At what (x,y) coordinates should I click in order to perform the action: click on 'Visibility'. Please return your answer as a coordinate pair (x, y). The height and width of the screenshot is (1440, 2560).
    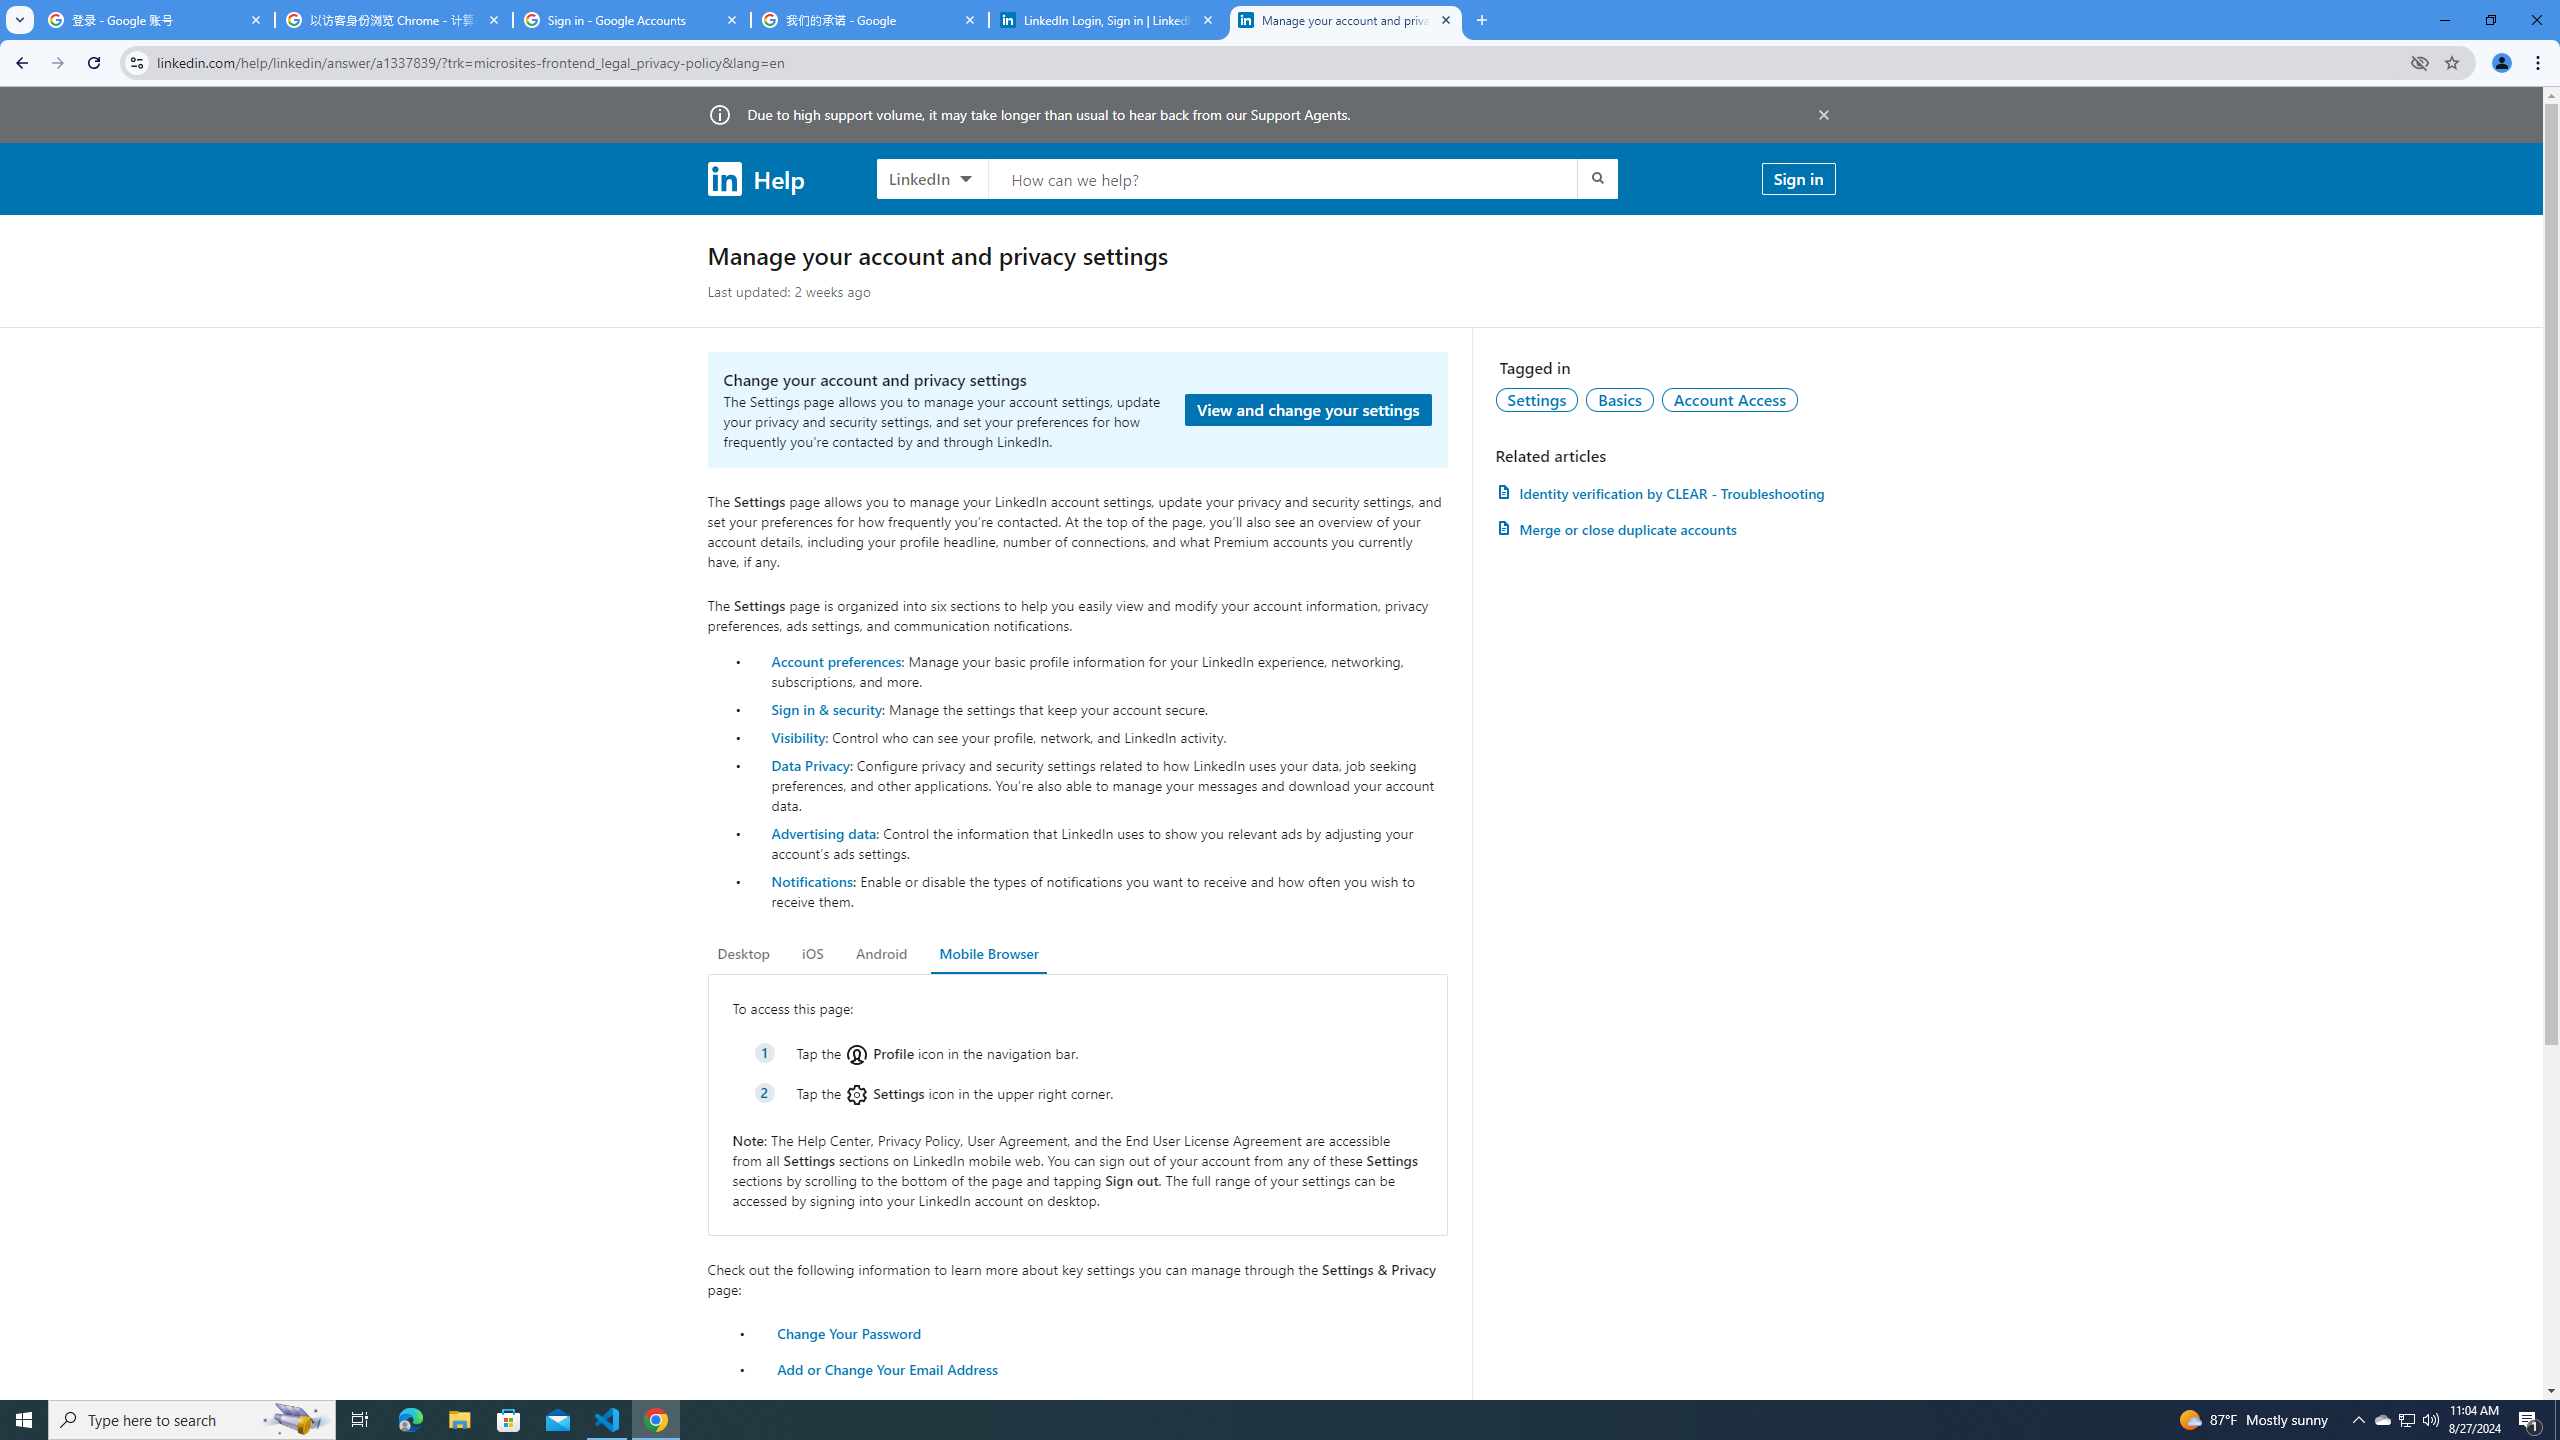
    Looking at the image, I should click on (798, 736).